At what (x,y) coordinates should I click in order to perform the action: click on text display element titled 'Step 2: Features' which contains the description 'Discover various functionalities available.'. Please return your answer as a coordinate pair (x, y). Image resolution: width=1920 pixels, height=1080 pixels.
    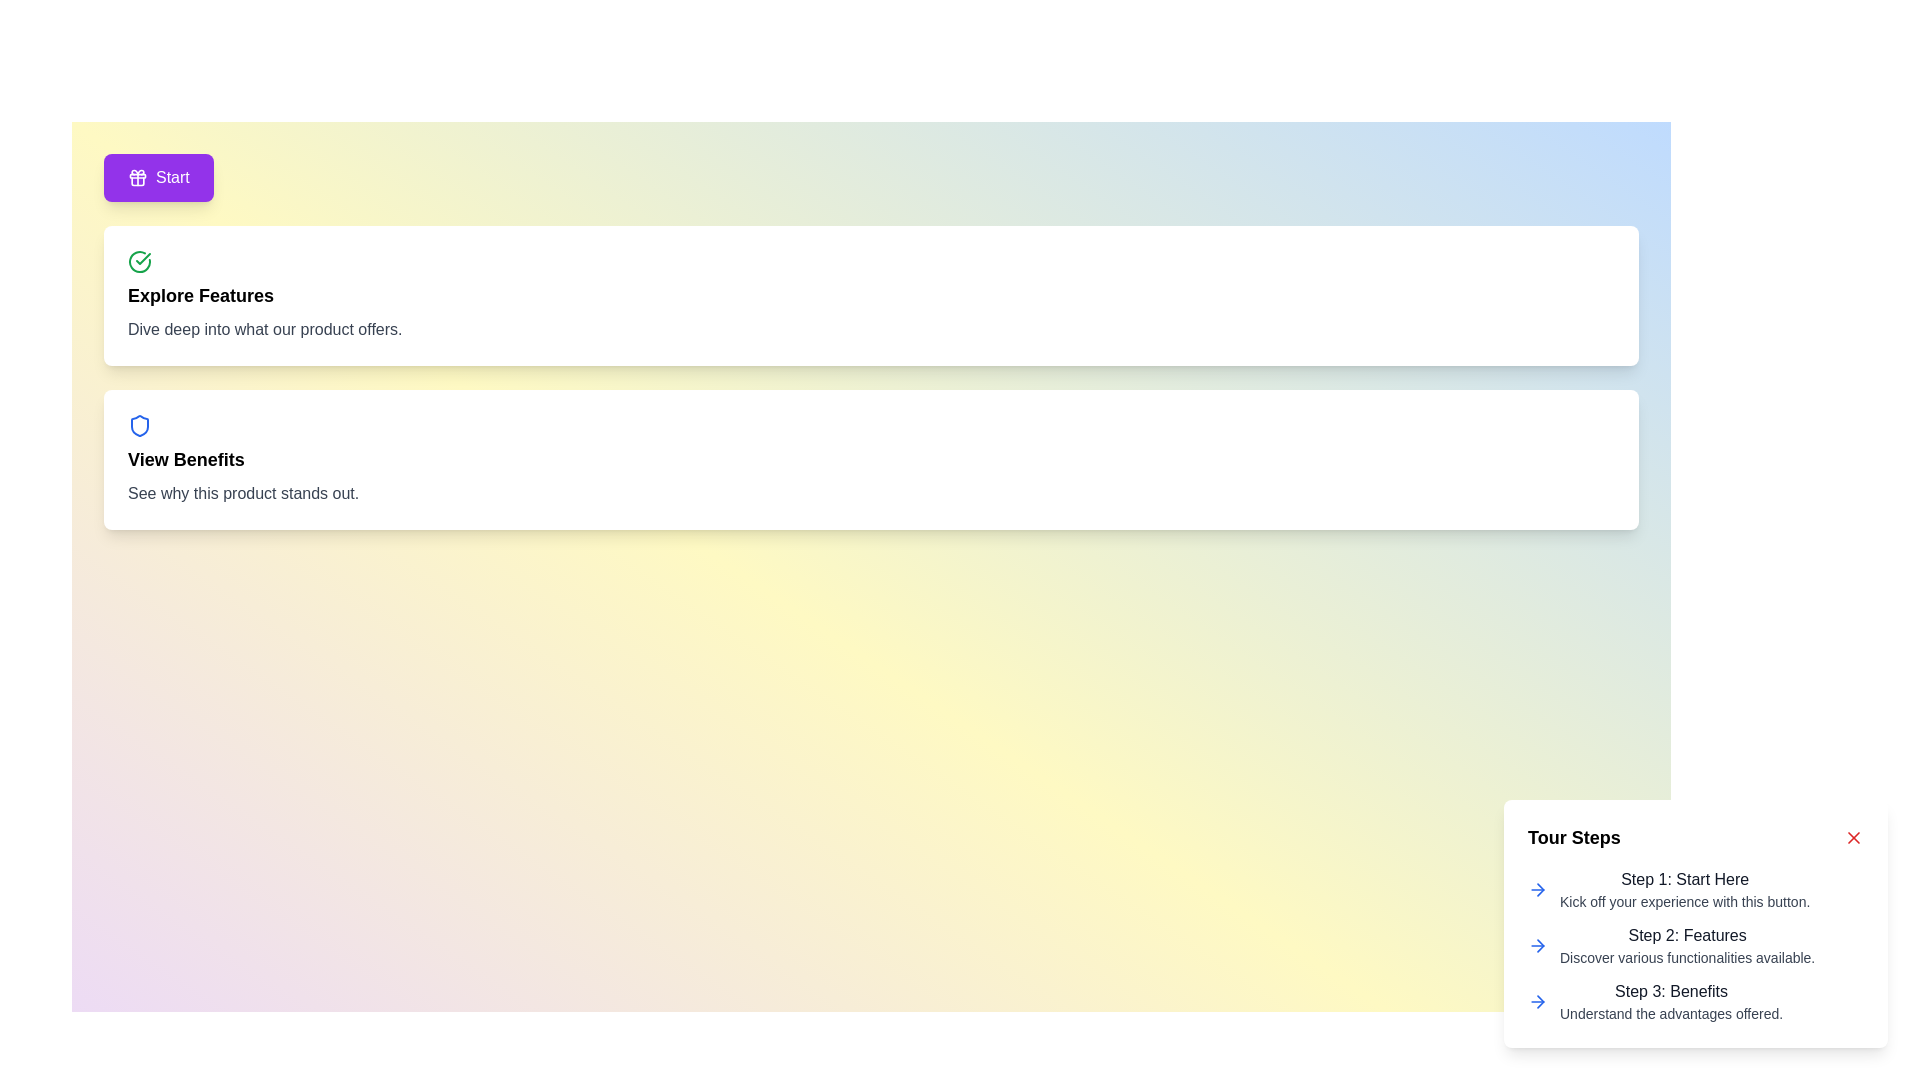
    Looking at the image, I should click on (1686, 945).